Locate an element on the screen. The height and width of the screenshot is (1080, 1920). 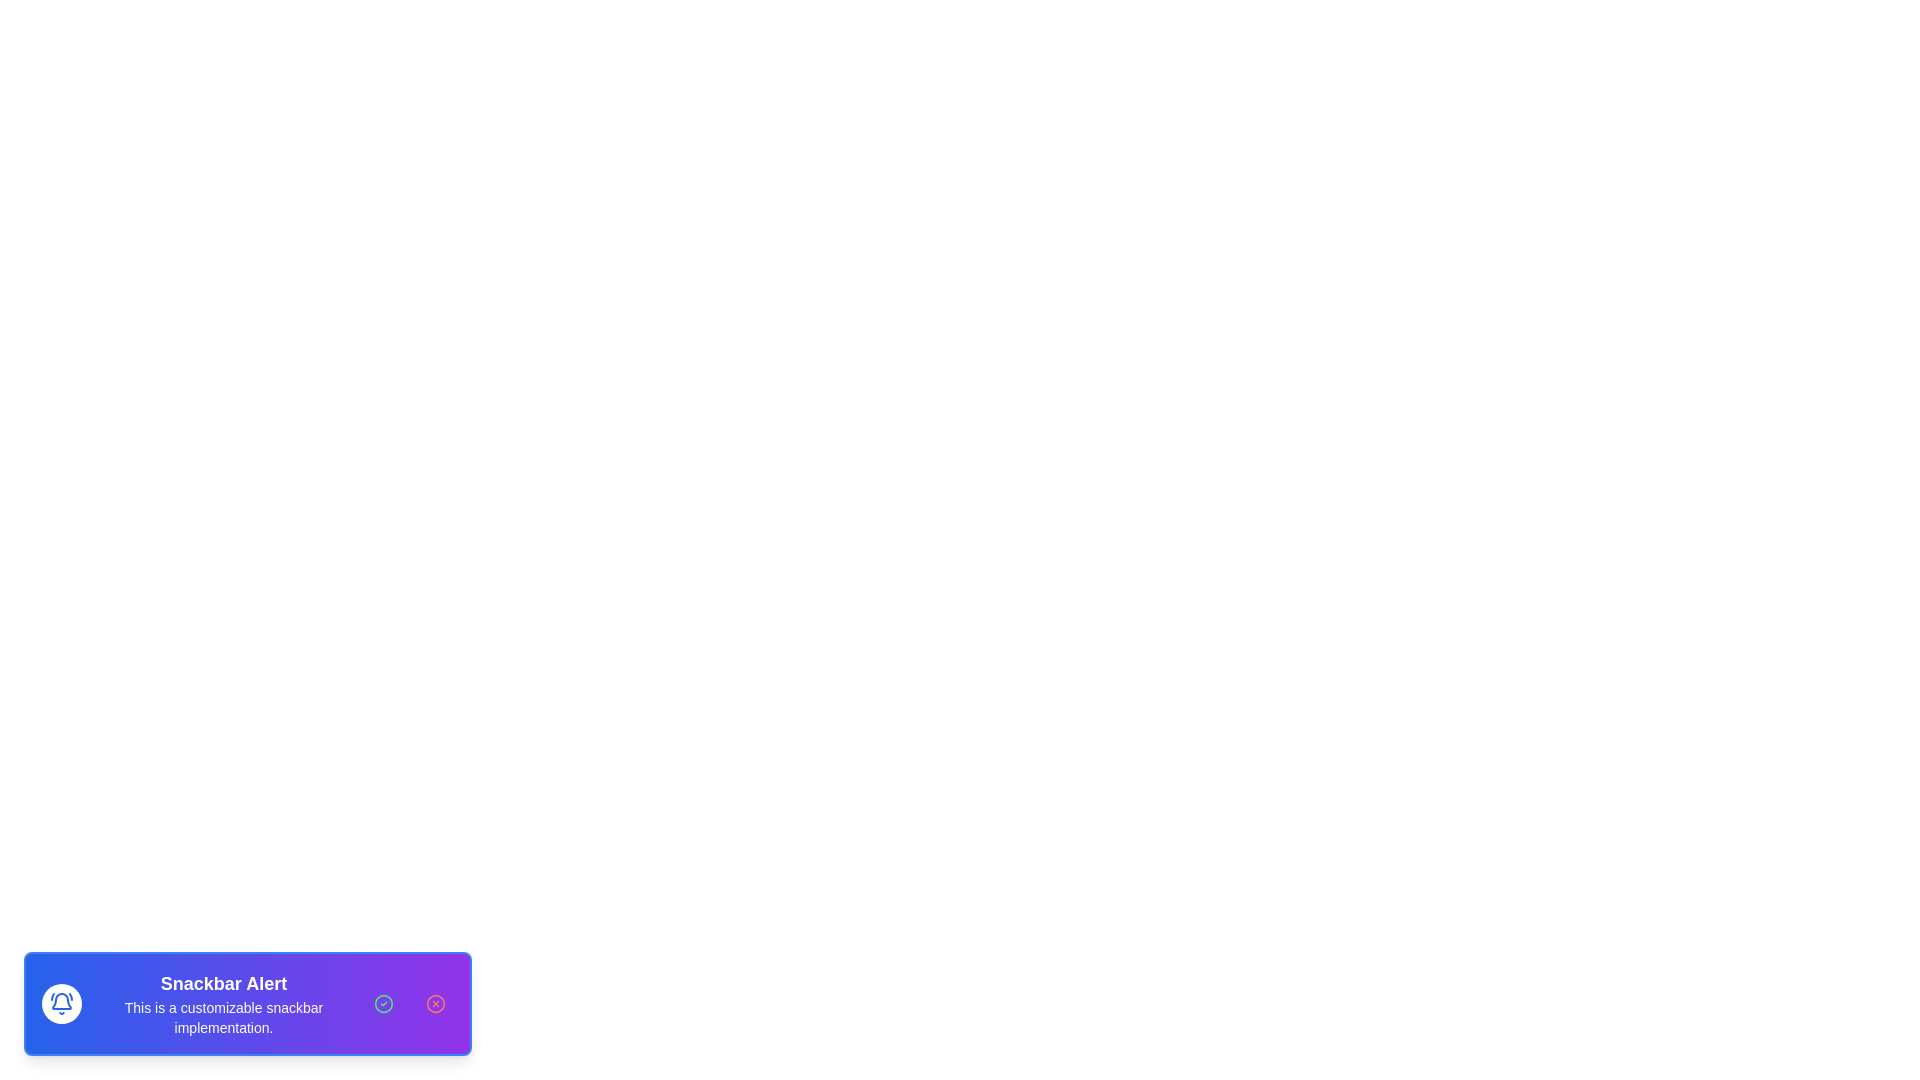
the bell icon to interact with it is located at coordinates (62, 1003).